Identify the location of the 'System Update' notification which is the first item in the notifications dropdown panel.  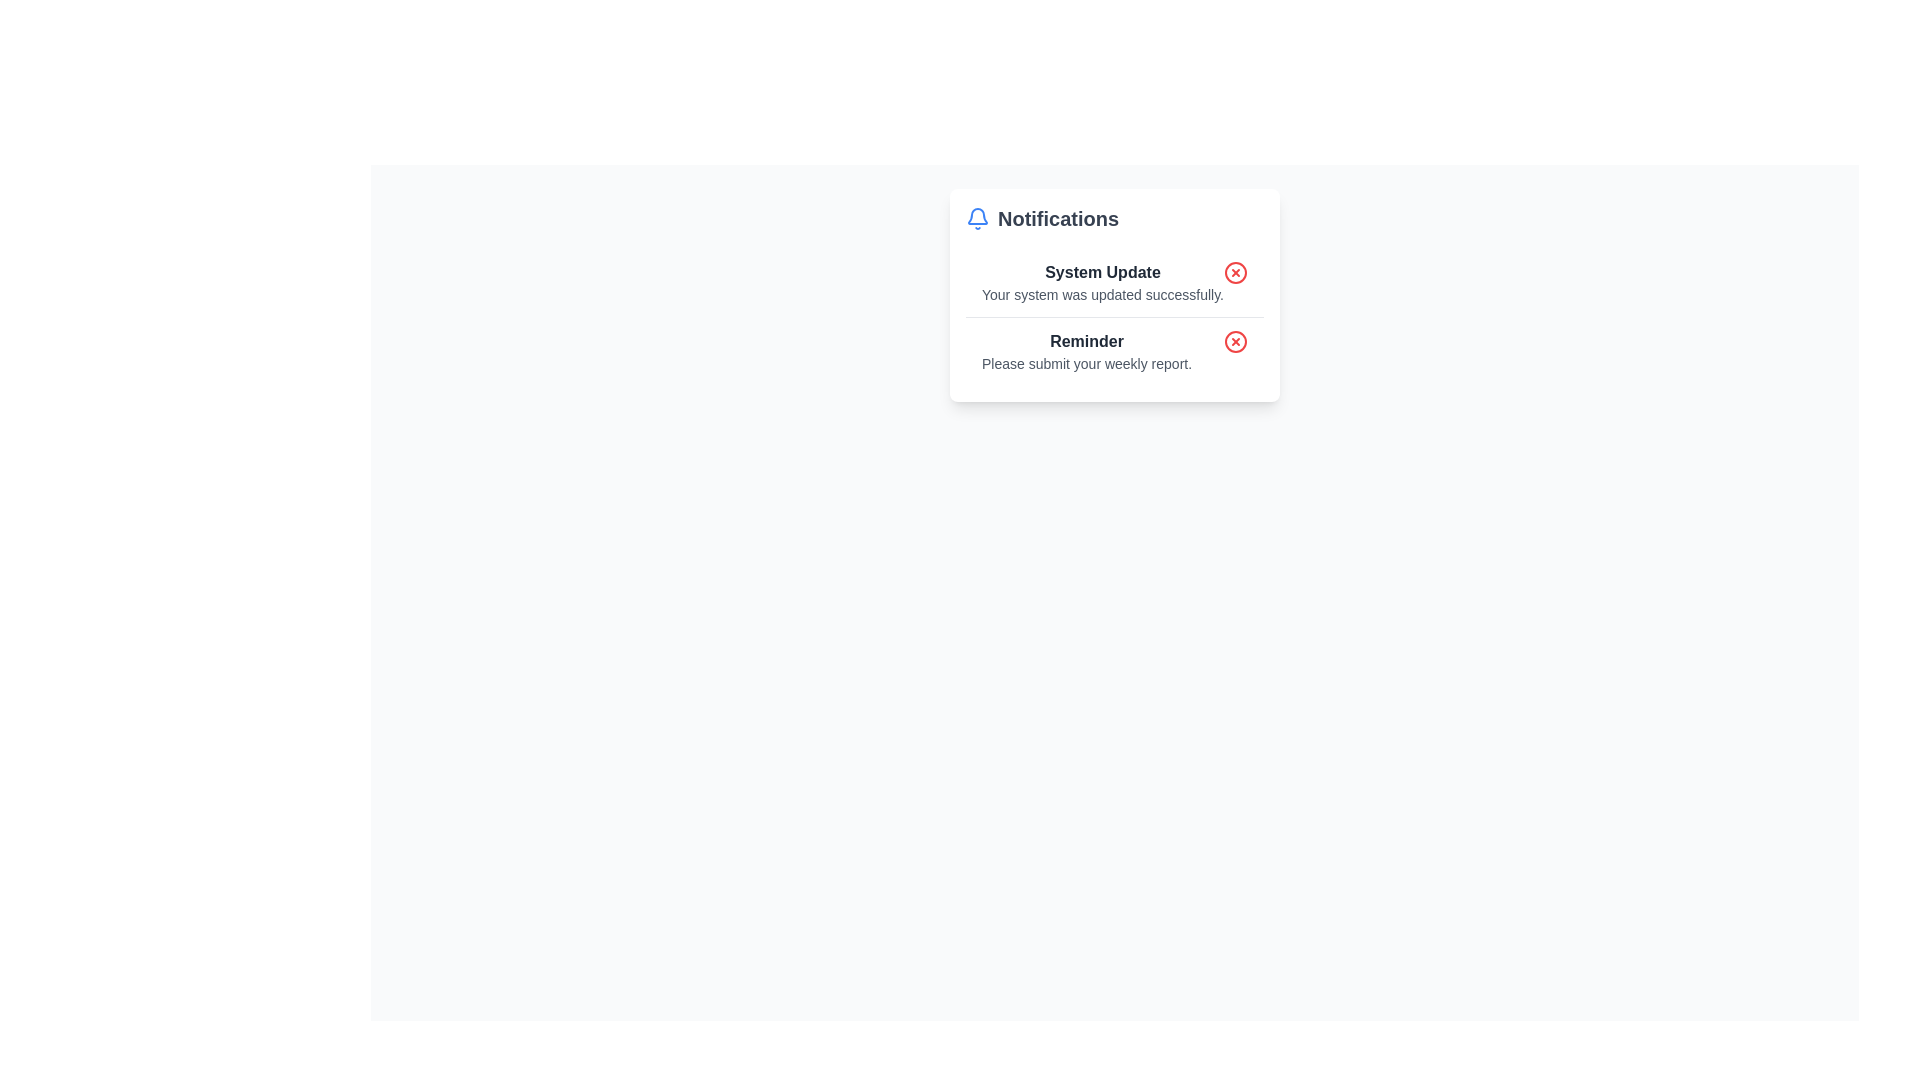
(1113, 282).